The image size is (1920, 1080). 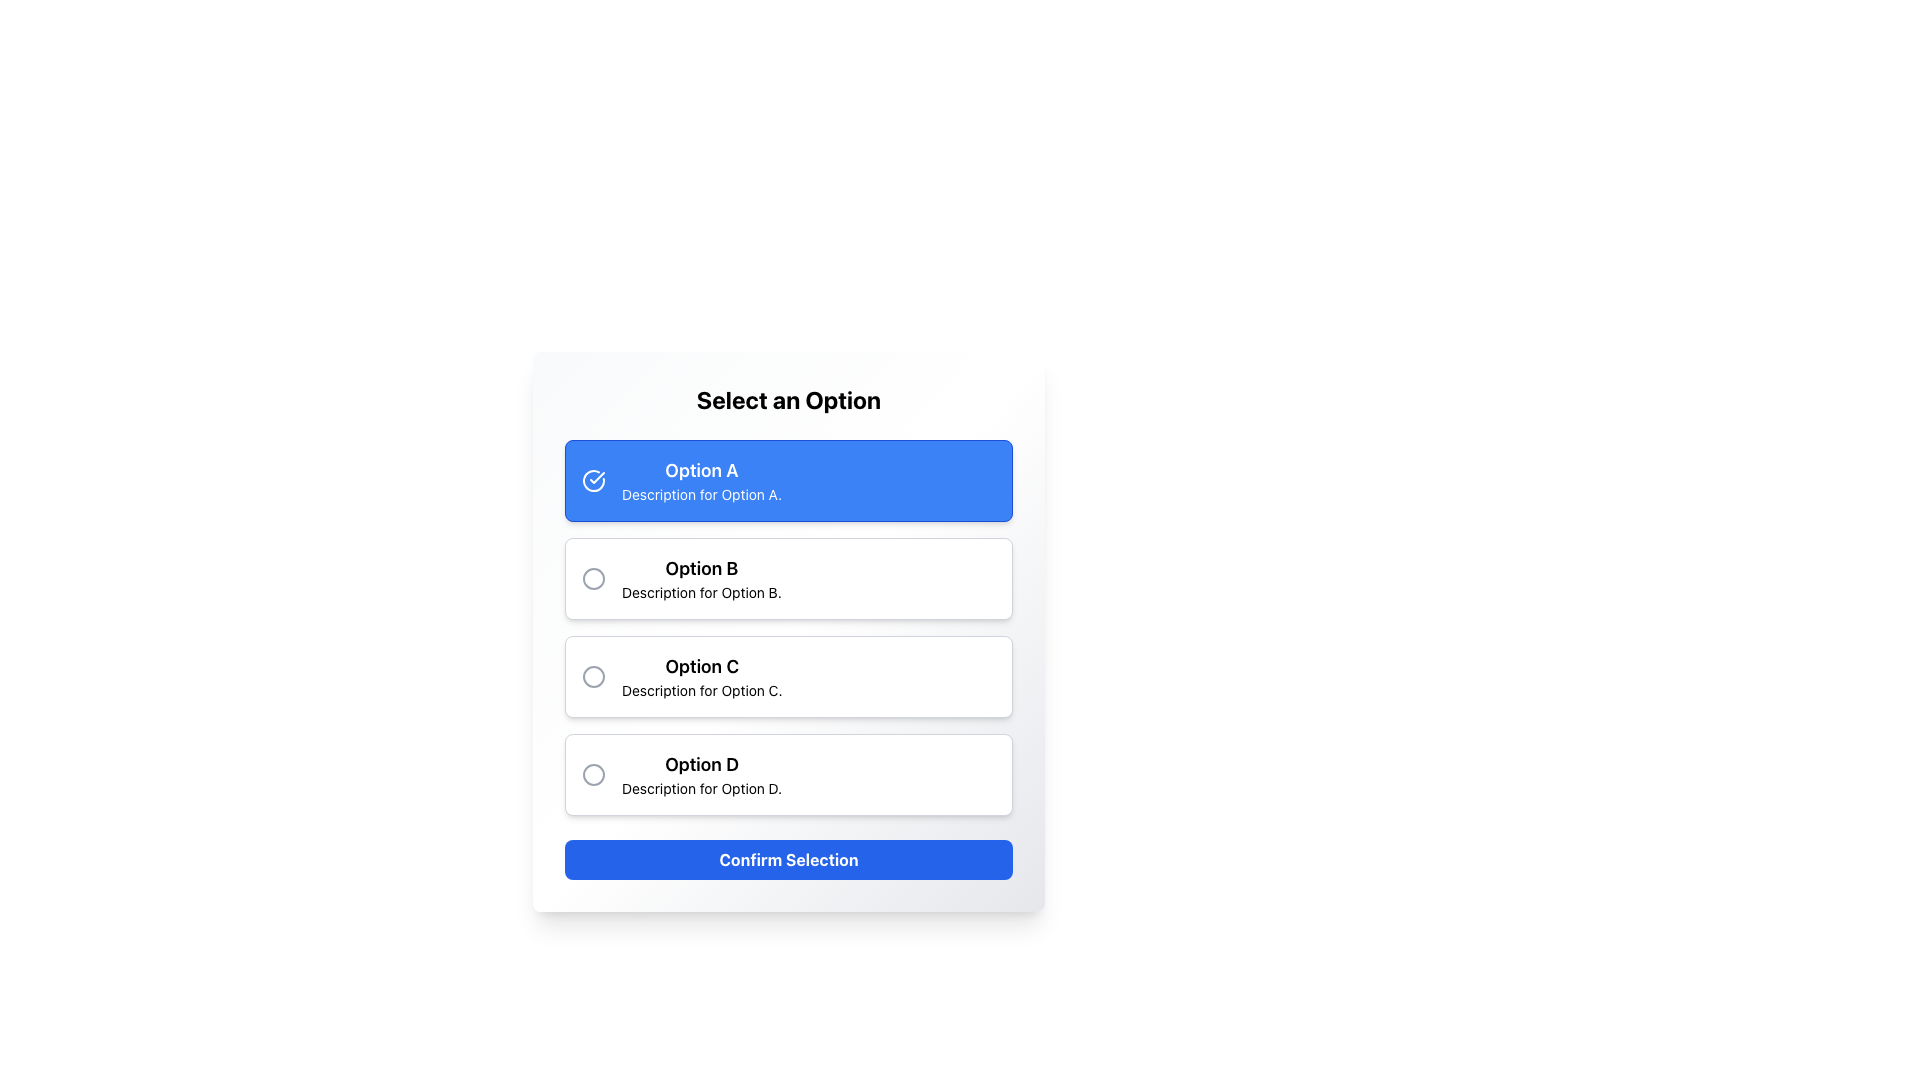 I want to click on the selectable item labeled 'Option B' with associated description, so click(x=701, y=578).